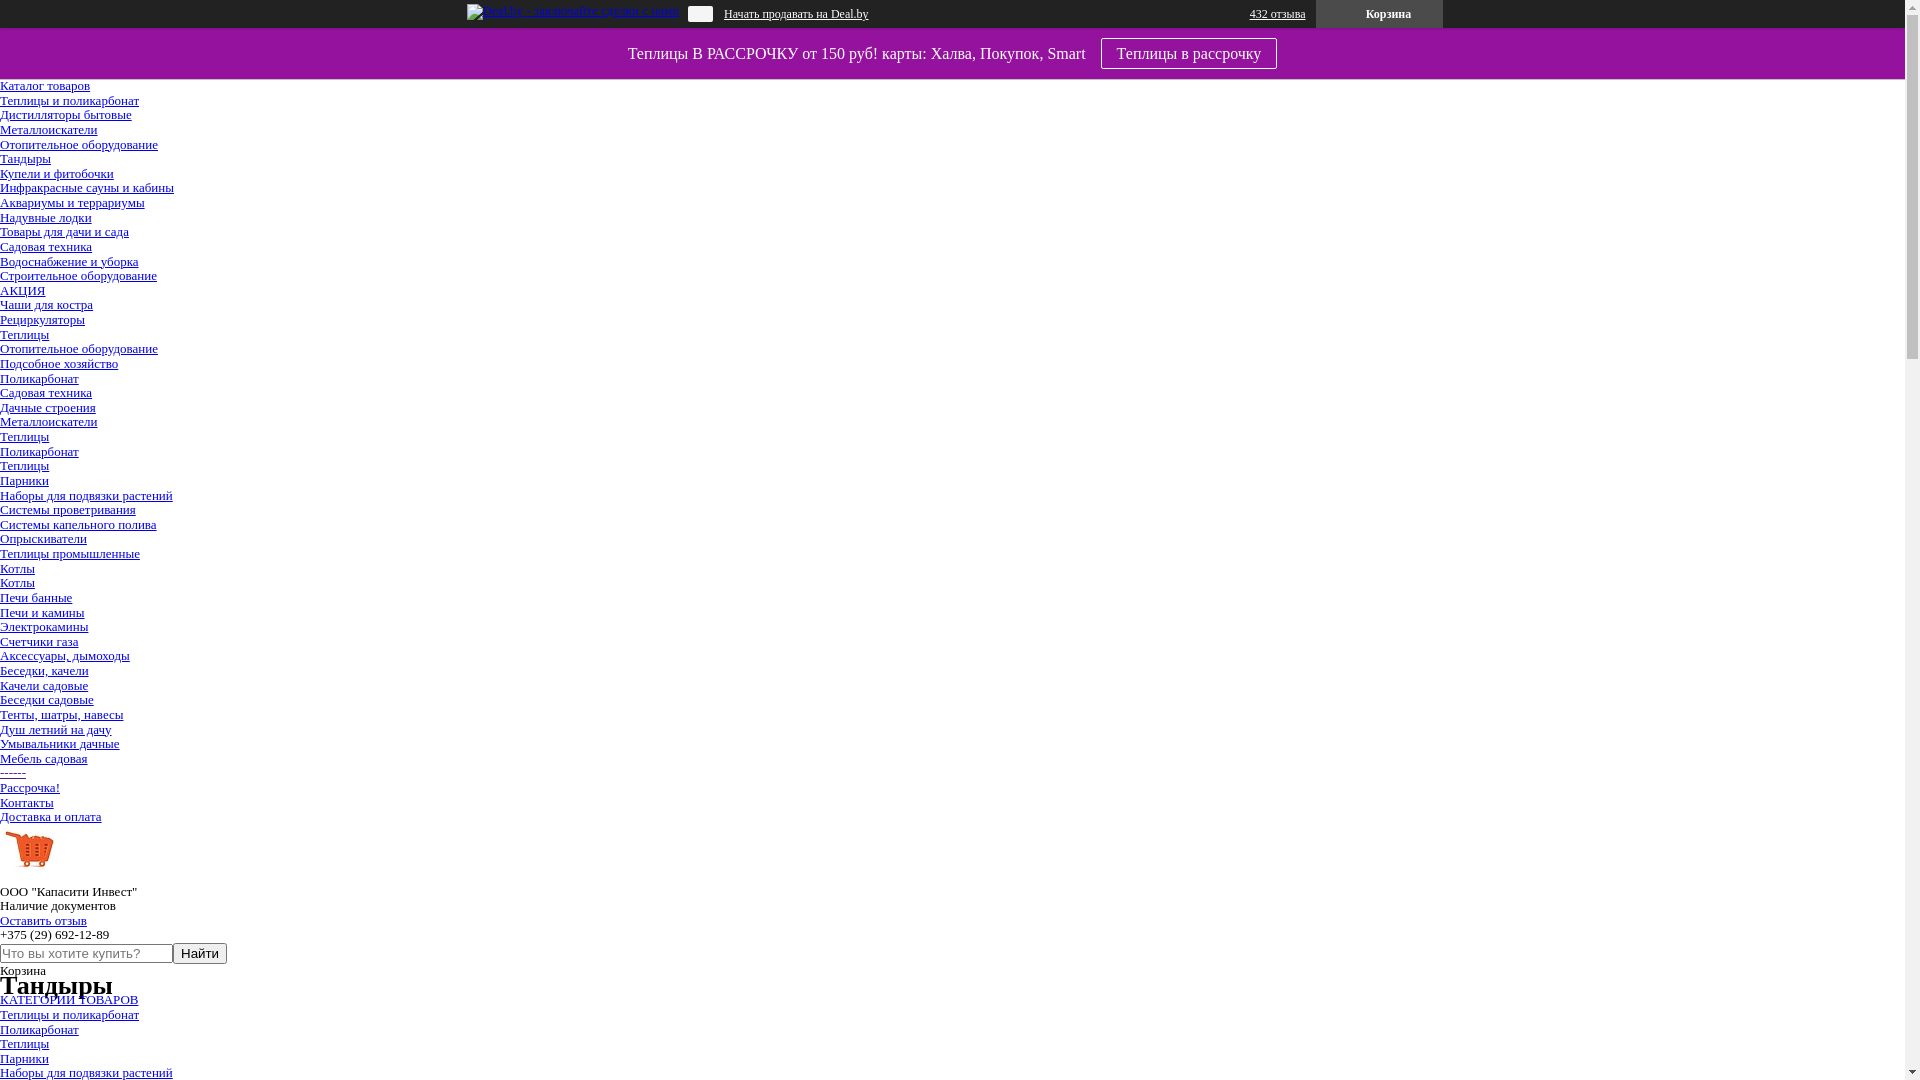  Describe the element at coordinates (13, 771) in the screenshot. I see `'------'` at that location.